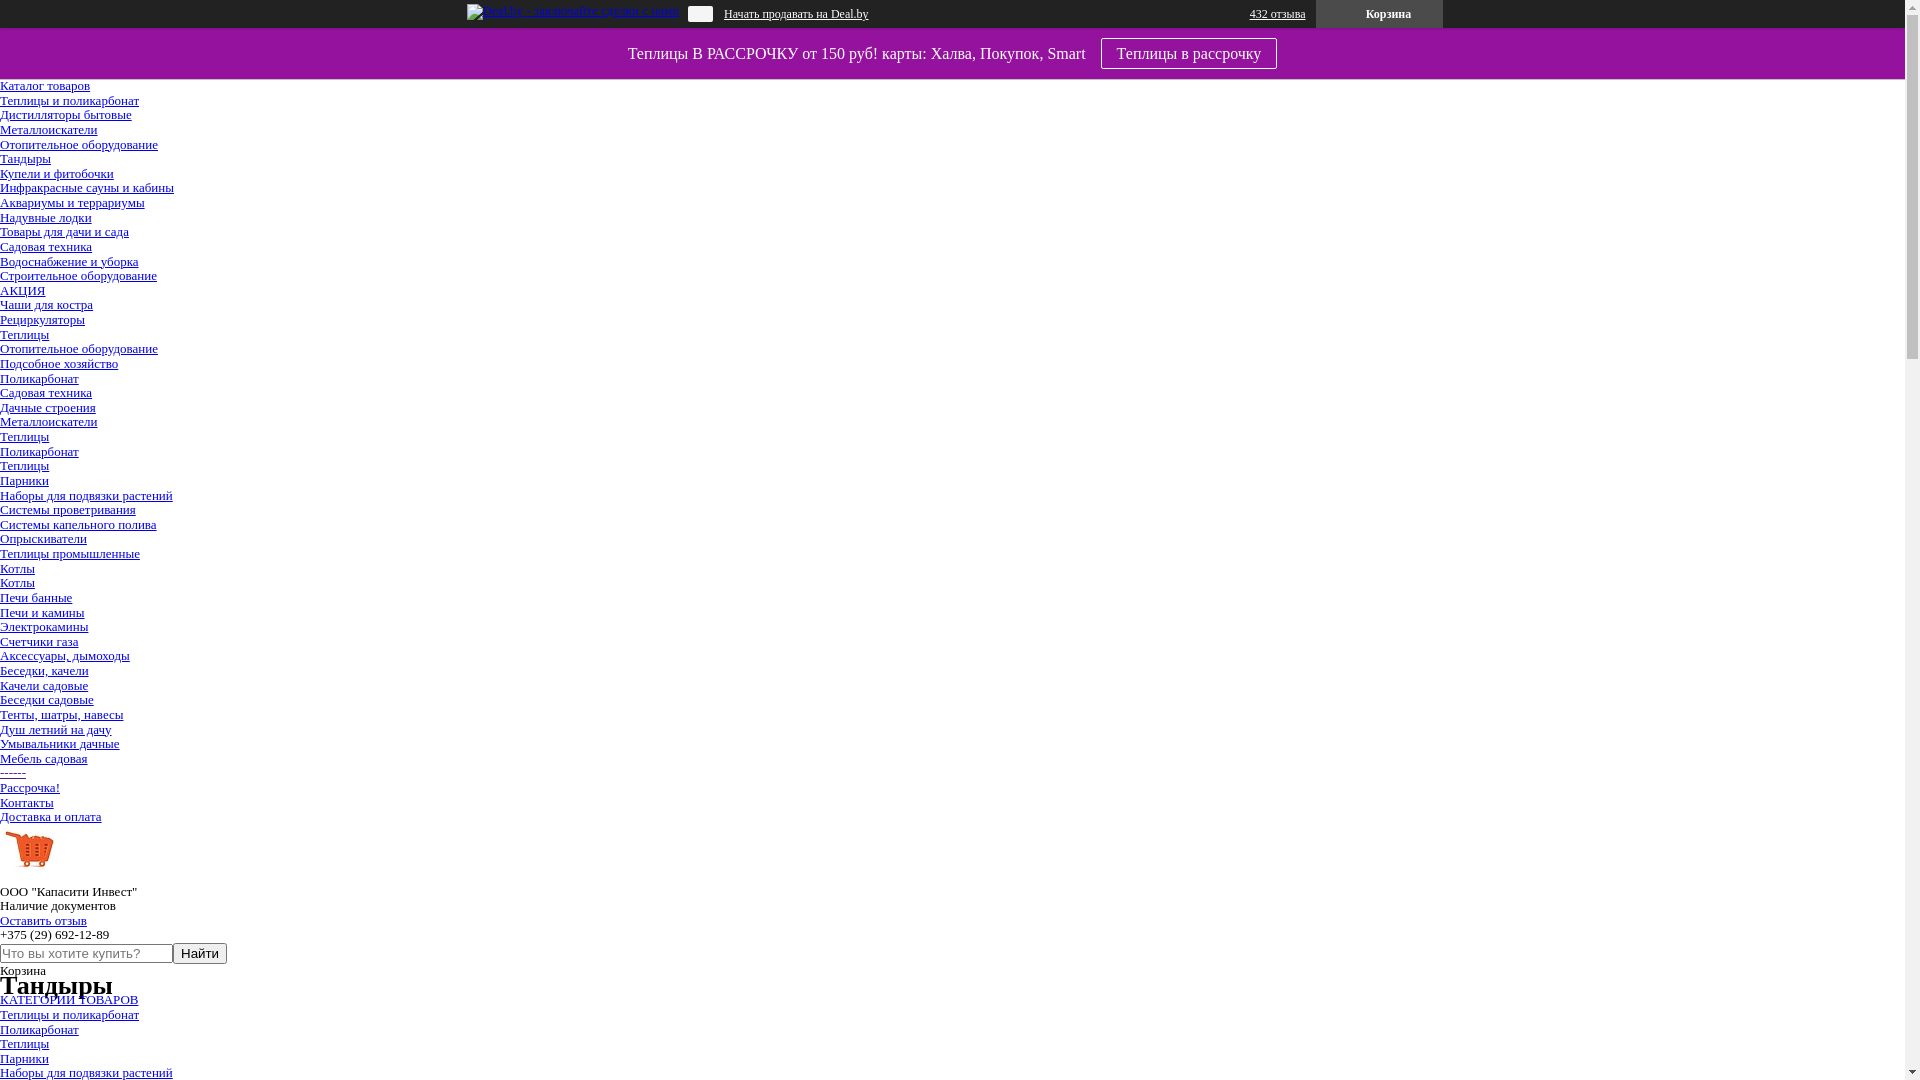  Describe the element at coordinates (13, 771) in the screenshot. I see `'------'` at that location.